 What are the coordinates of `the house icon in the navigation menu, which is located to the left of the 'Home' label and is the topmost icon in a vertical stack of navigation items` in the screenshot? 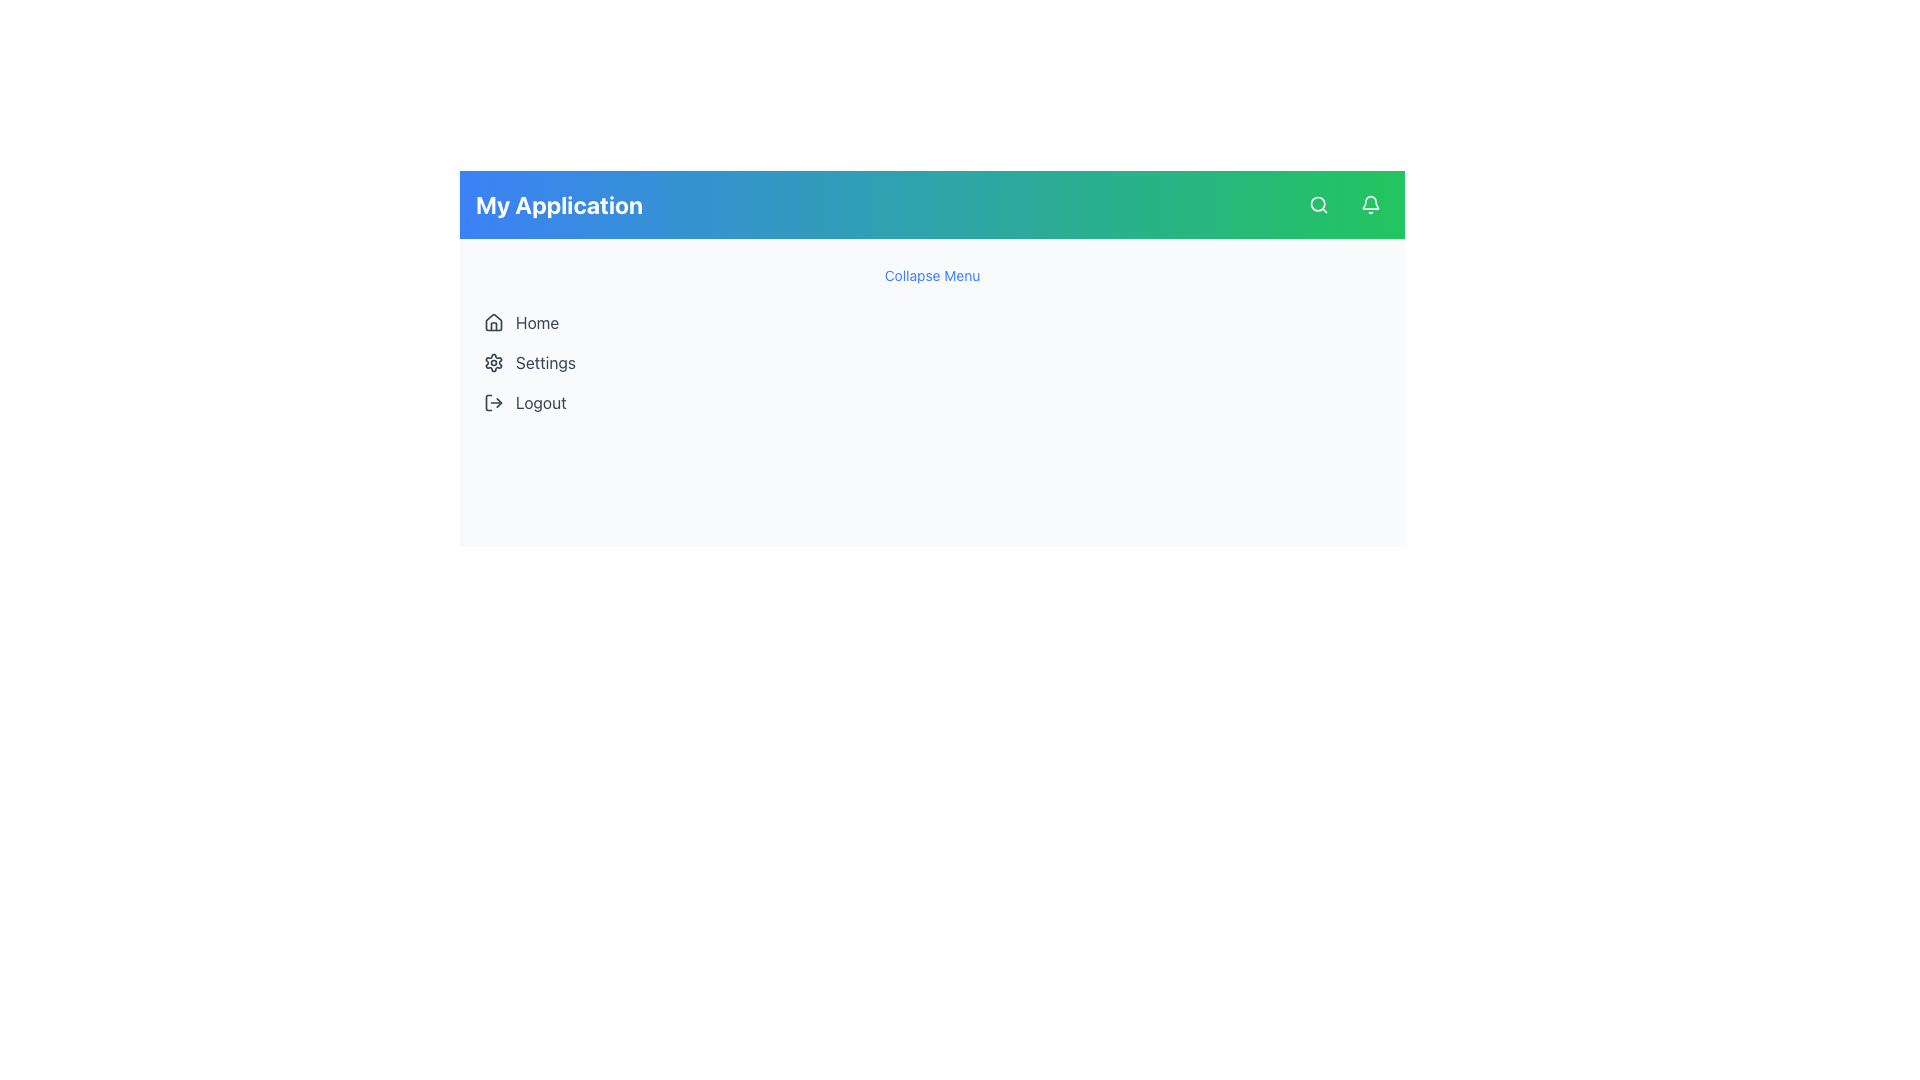 It's located at (494, 320).